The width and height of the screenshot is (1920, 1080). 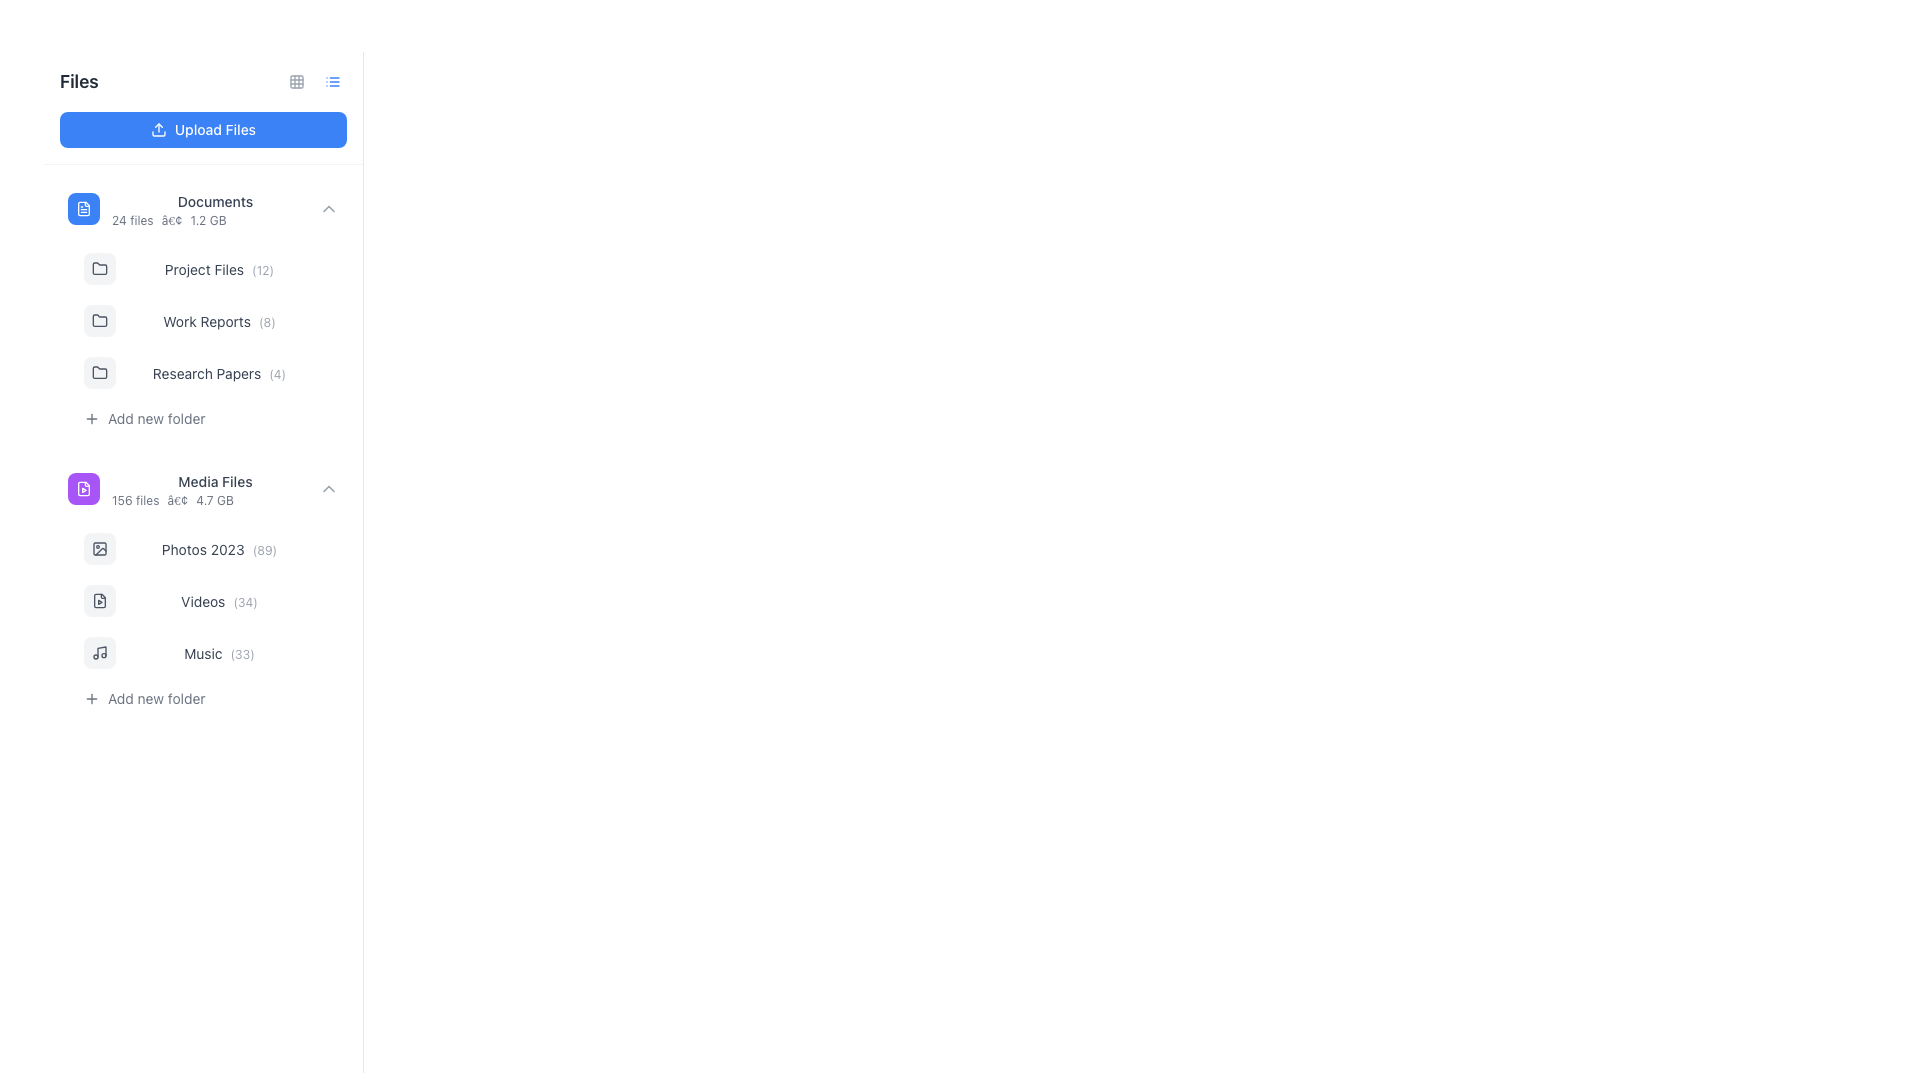 What do you see at coordinates (211, 652) in the screenshot?
I see `the 'Music' folder entry in the navigation panel` at bounding box center [211, 652].